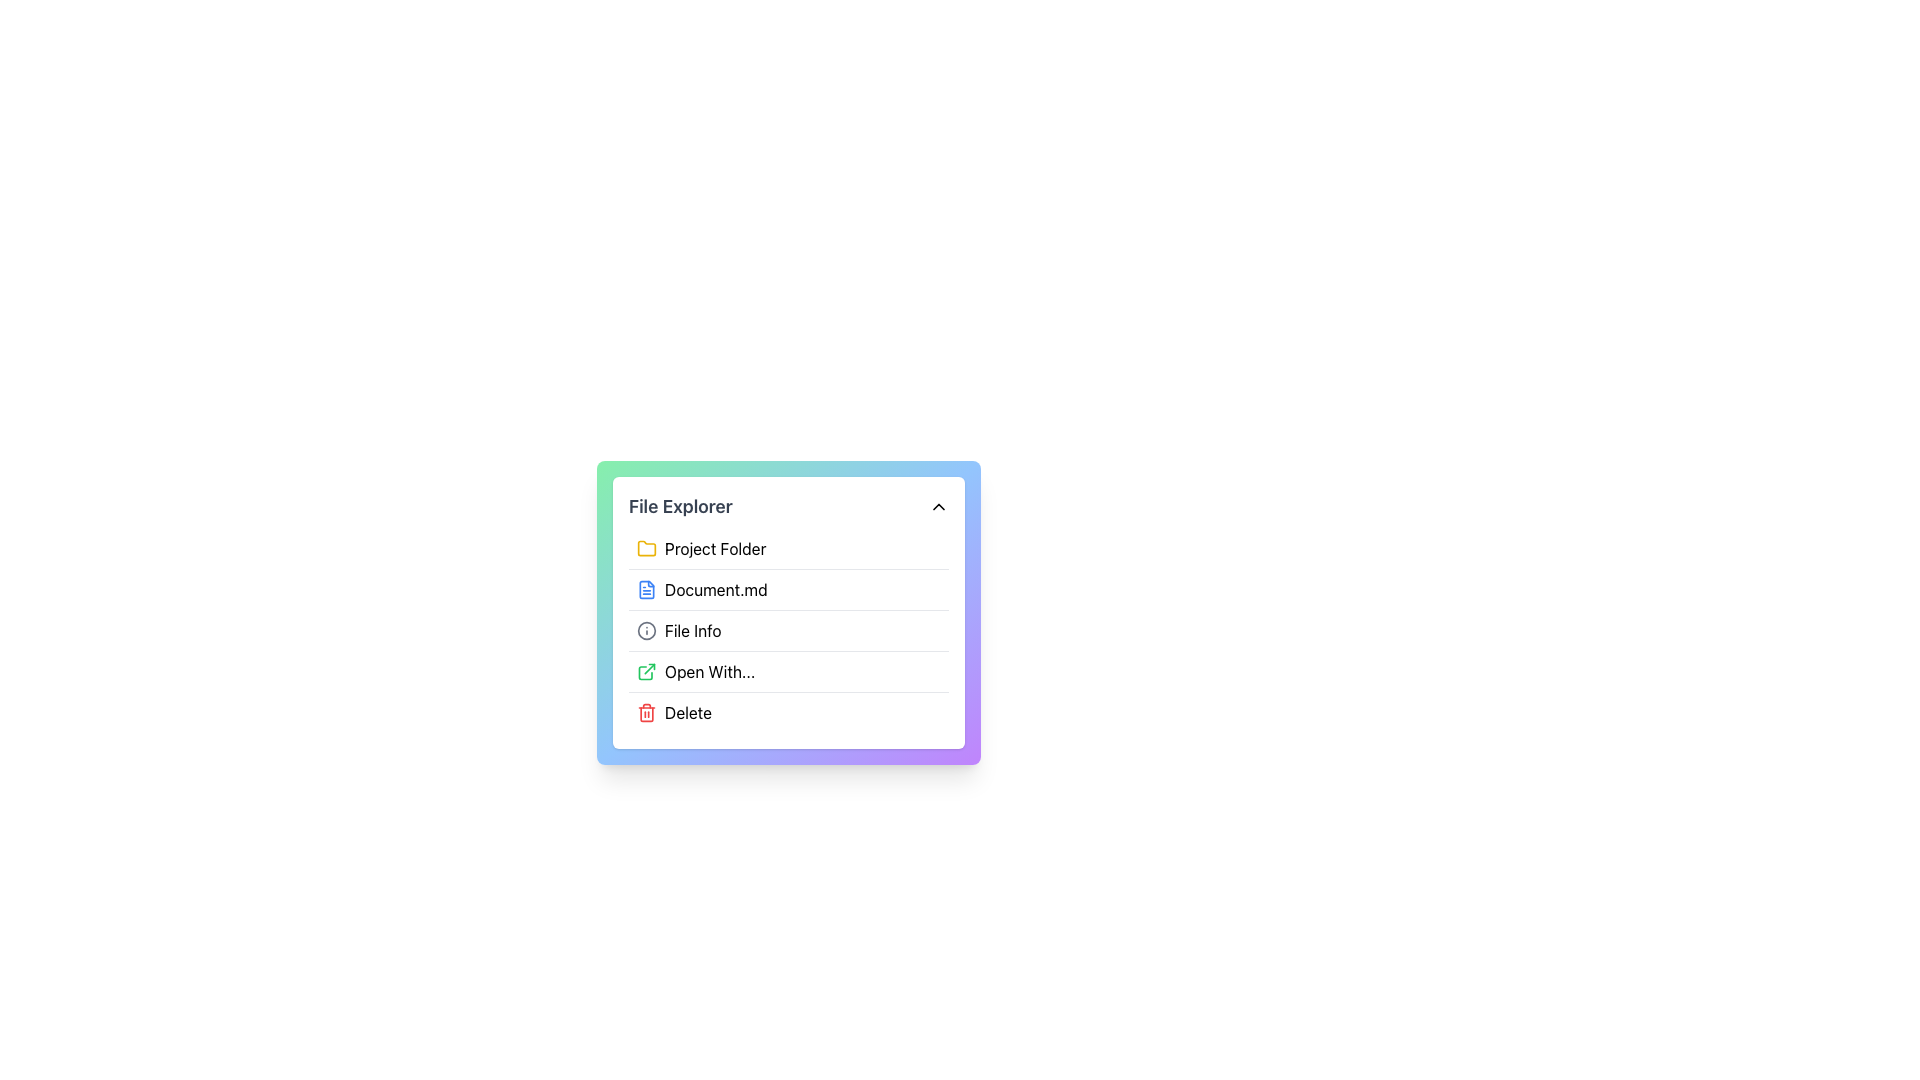  Describe the element at coordinates (647, 671) in the screenshot. I see `the external linking icon located to the immediate left of the 'Open With...' text label, which is the fourth item from the top in the menu` at that location.